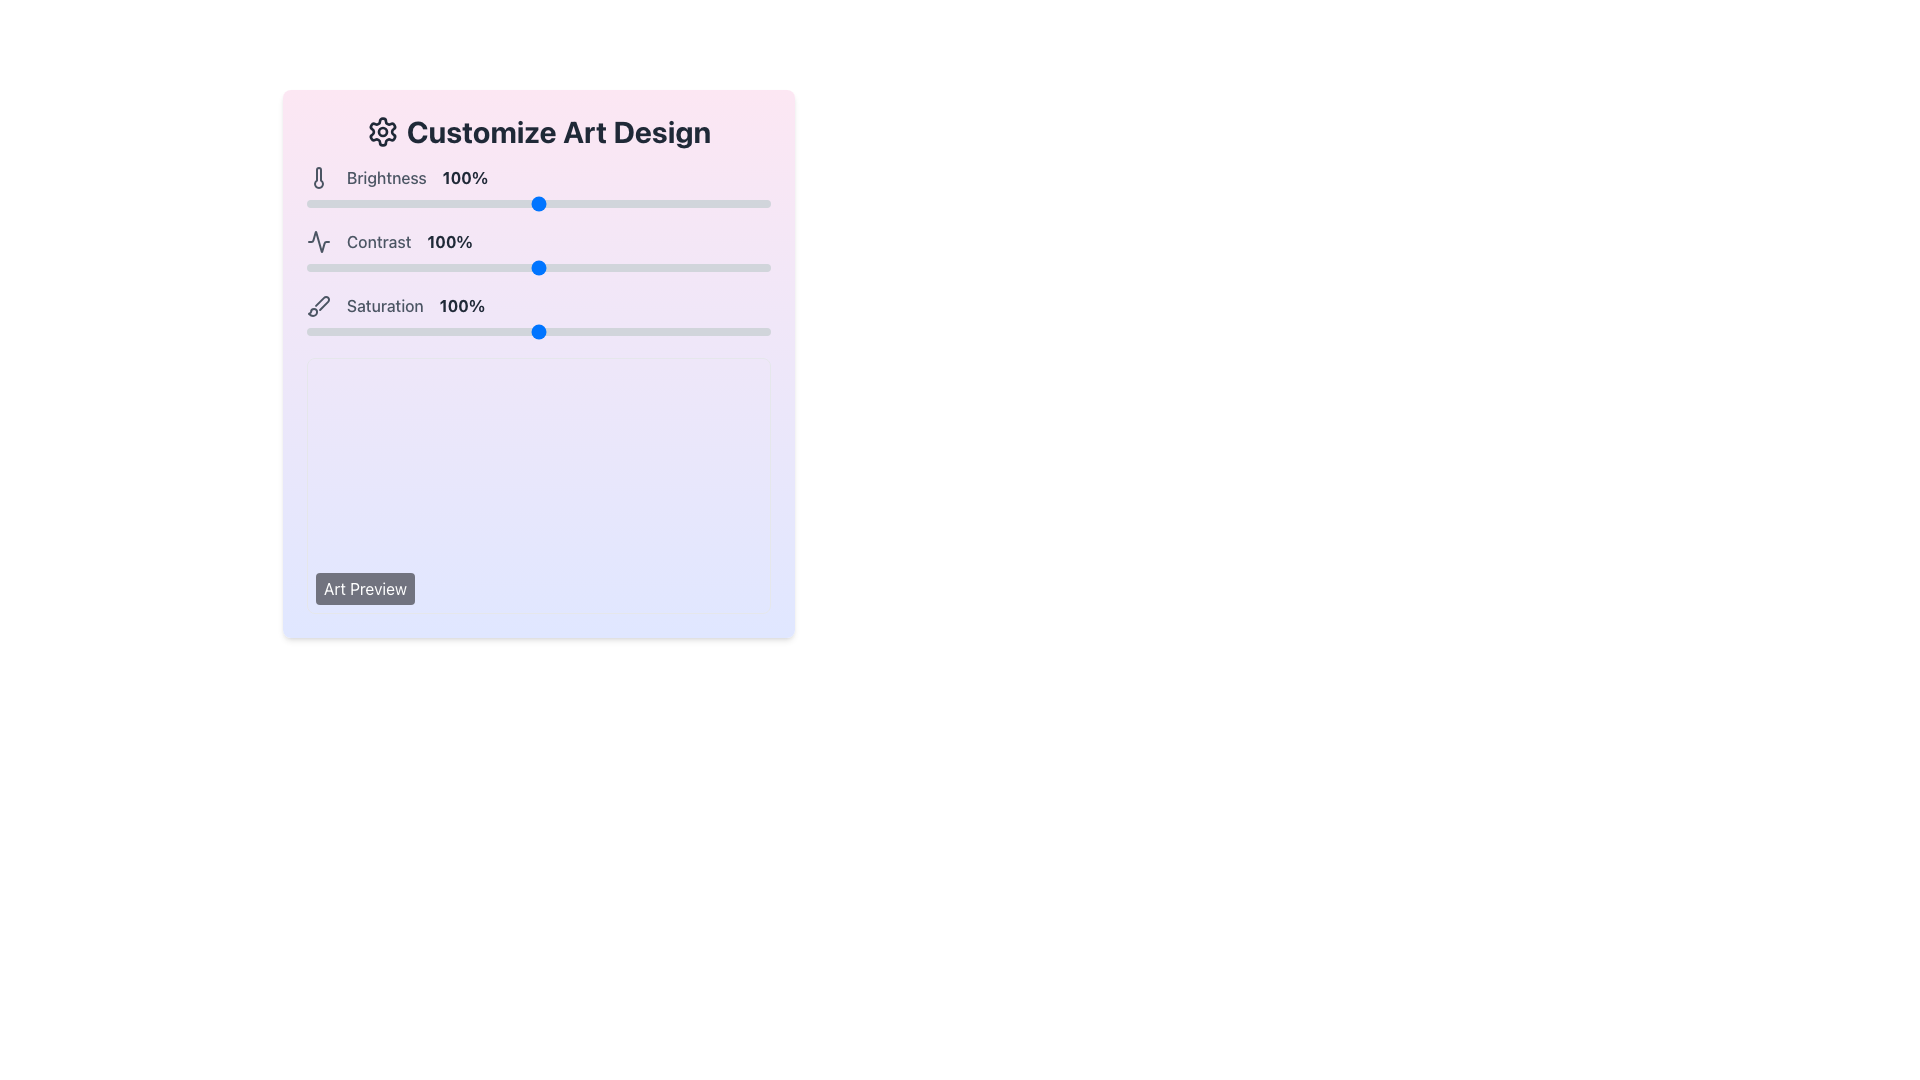  Describe the element at coordinates (650, 266) in the screenshot. I see `contrast` at that location.